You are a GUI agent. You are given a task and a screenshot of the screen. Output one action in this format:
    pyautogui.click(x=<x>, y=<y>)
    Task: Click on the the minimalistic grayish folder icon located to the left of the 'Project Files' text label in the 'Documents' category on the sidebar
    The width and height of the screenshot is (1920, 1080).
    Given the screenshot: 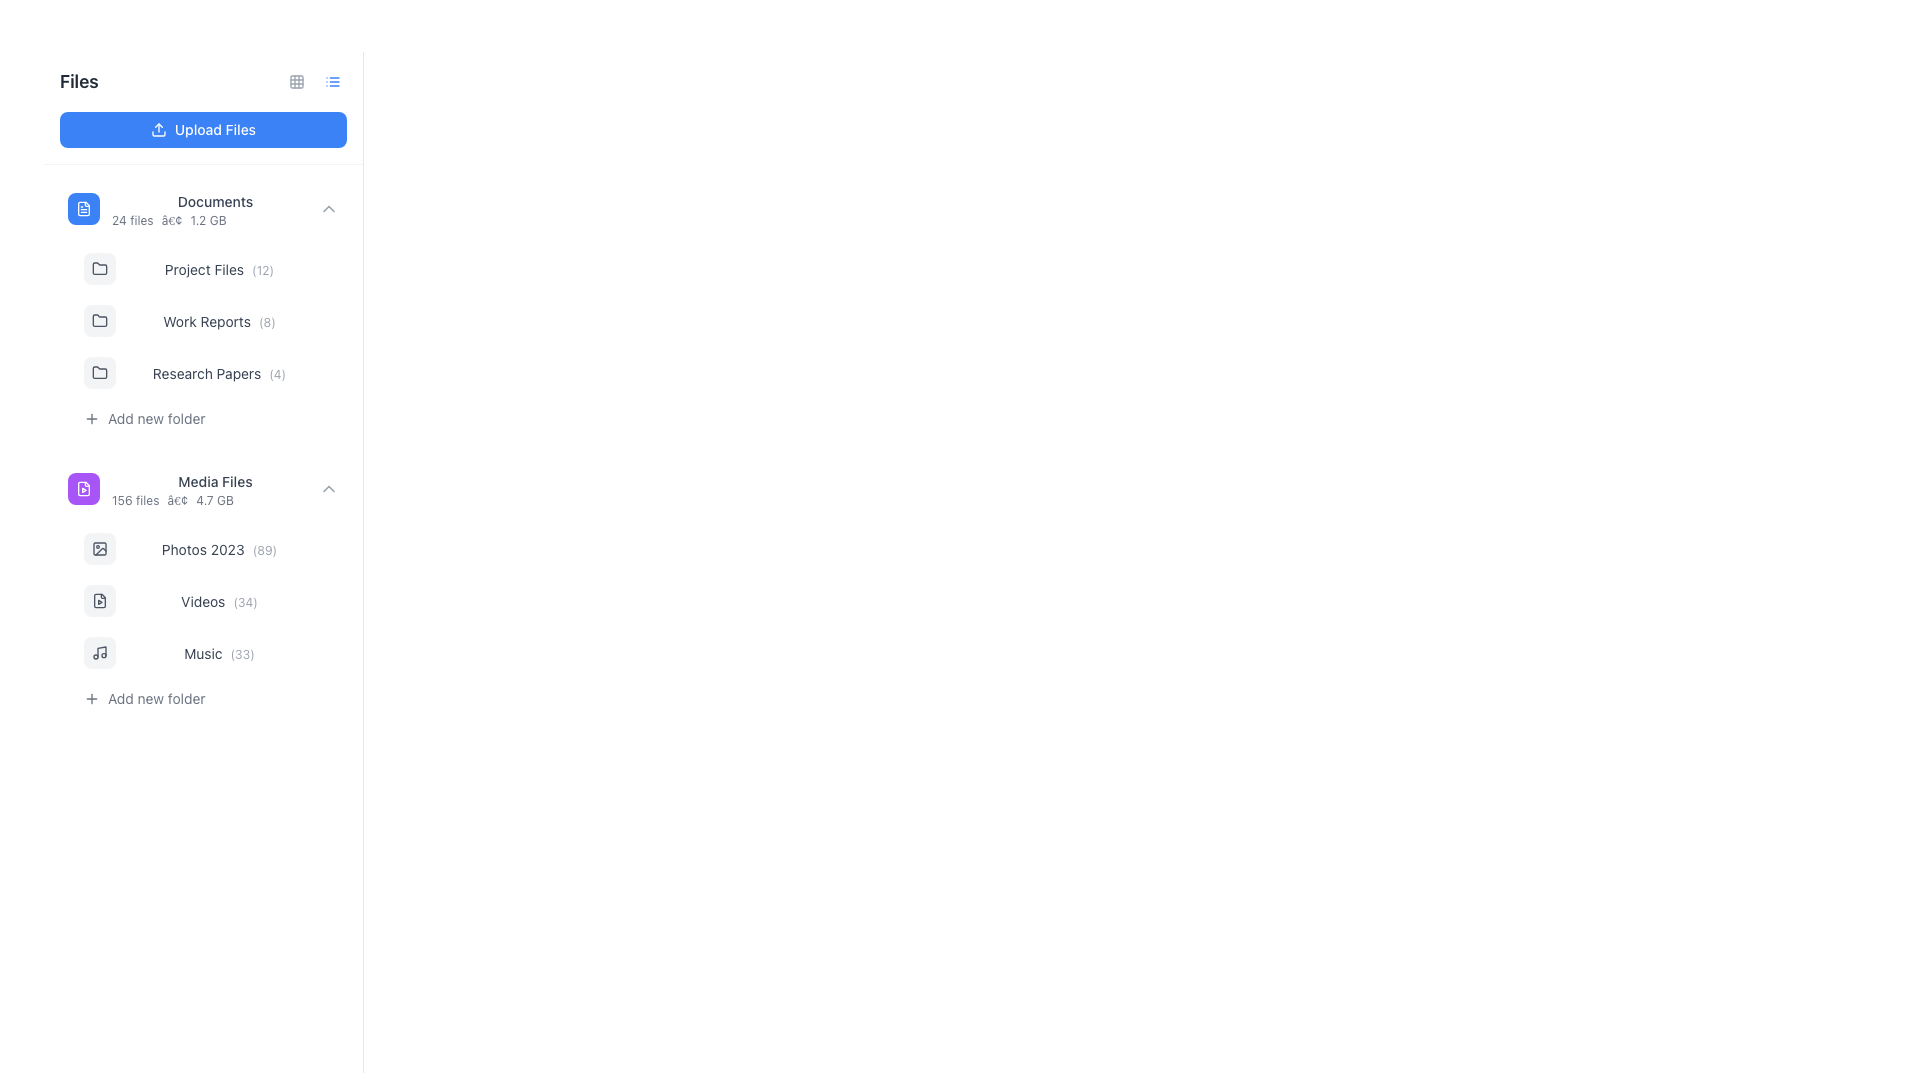 What is the action you would take?
    pyautogui.click(x=99, y=268)
    